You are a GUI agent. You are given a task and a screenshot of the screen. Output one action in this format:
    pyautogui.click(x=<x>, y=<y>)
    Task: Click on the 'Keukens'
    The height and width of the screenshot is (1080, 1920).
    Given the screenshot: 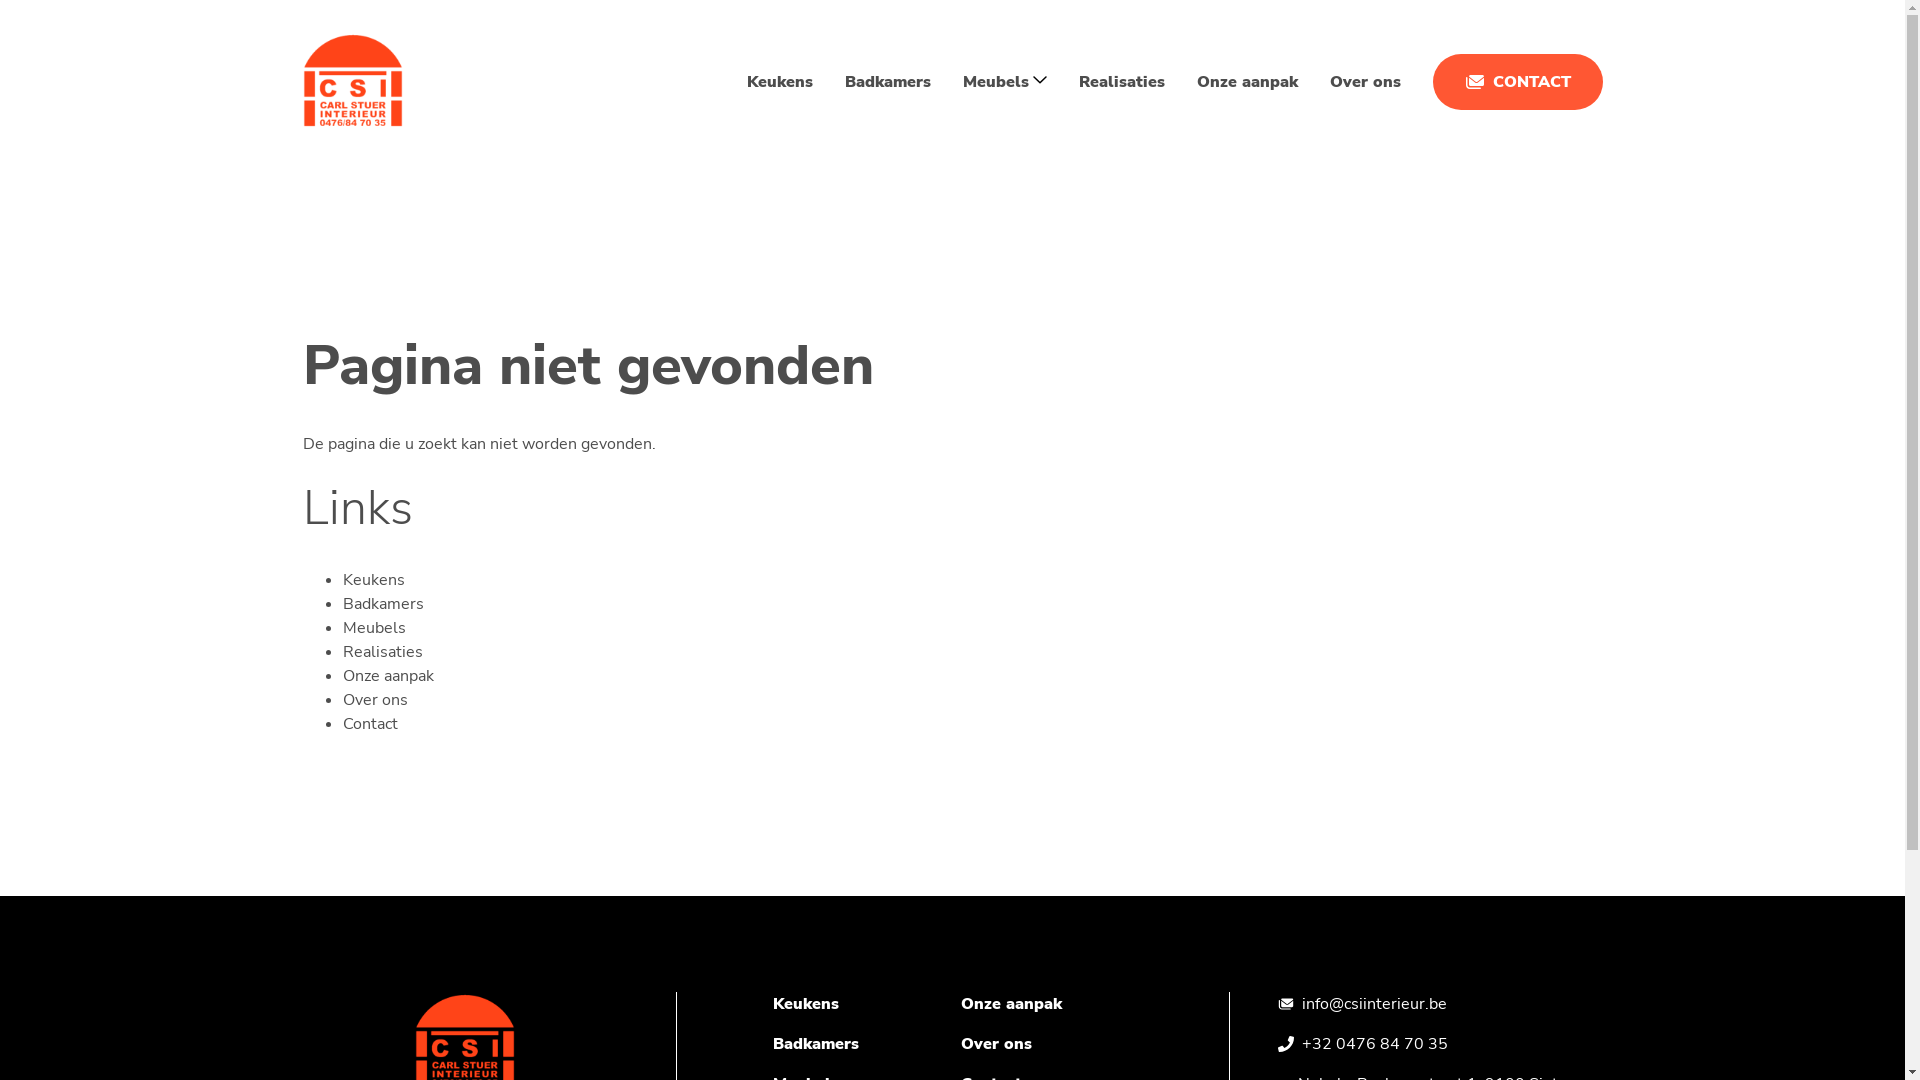 What is the action you would take?
    pyautogui.click(x=373, y=579)
    